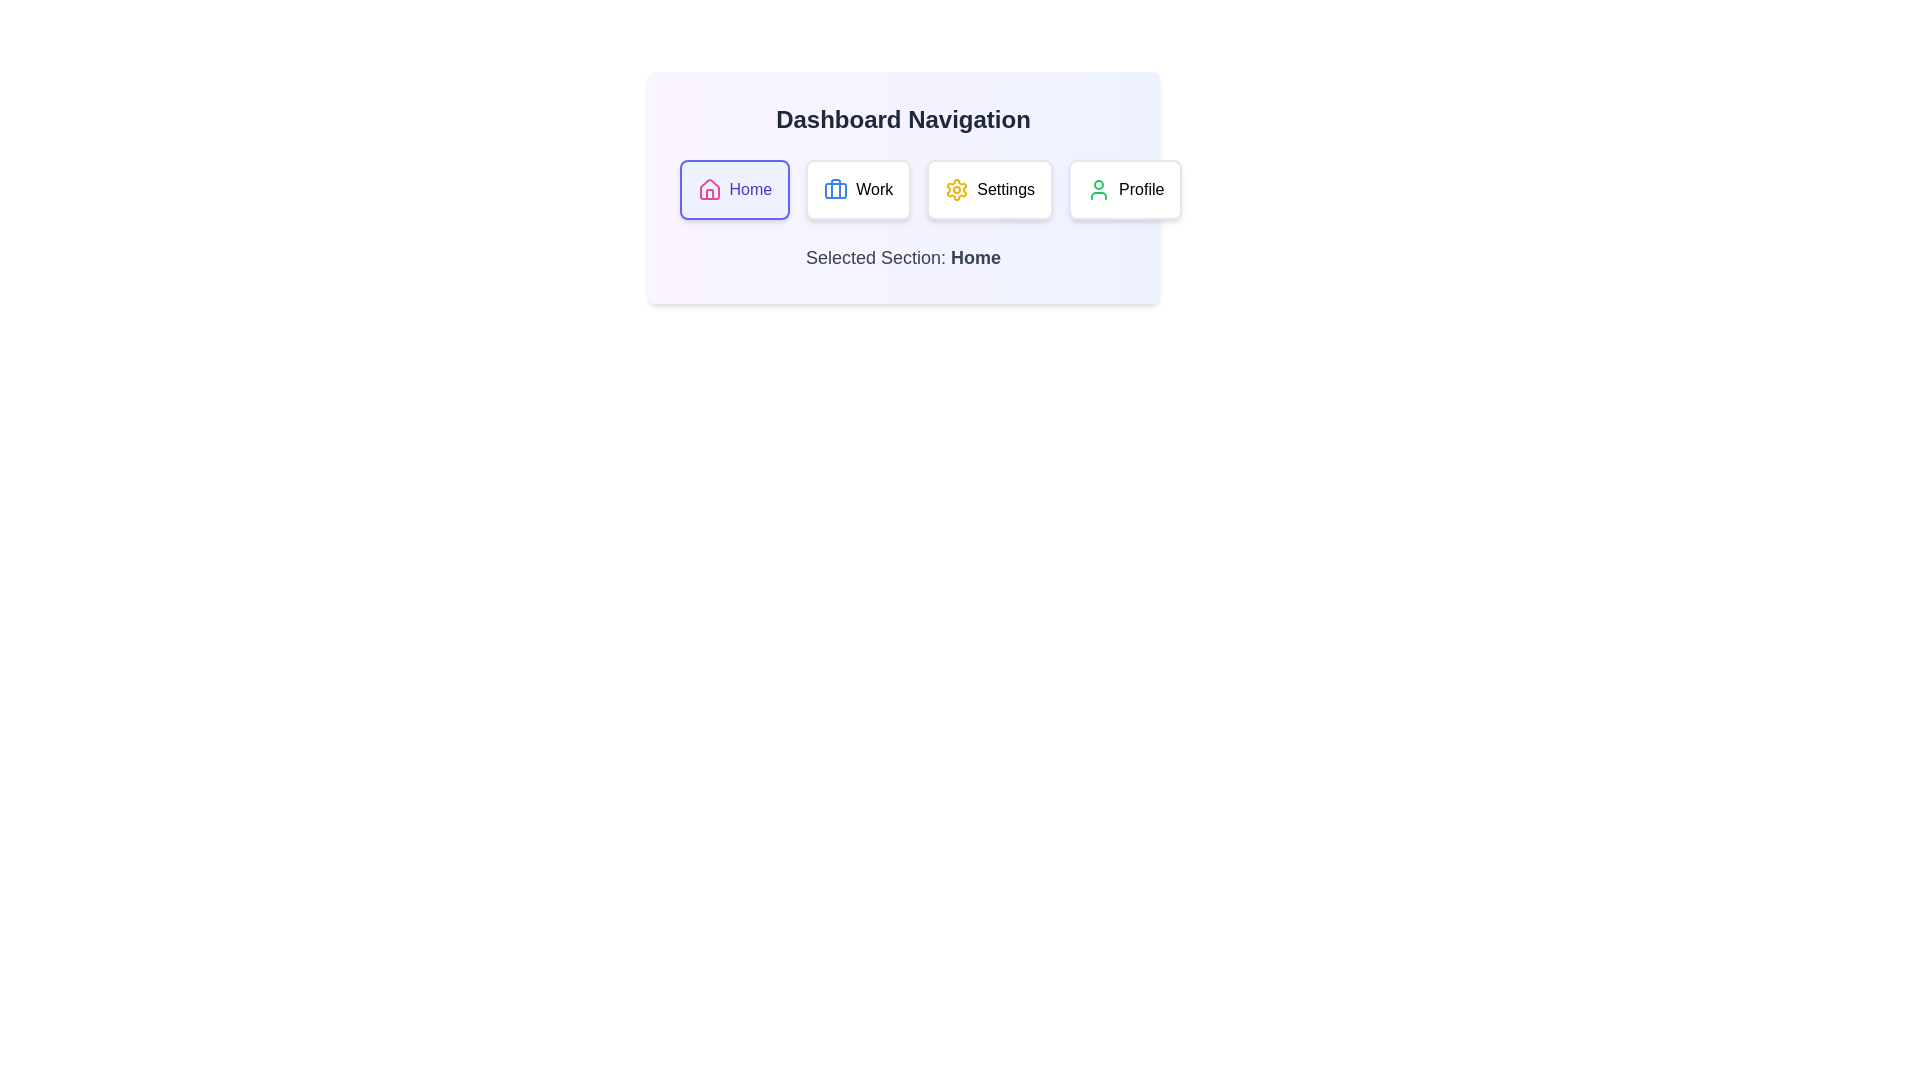 This screenshot has height=1080, width=1920. Describe the element at coordinates (1006, 189) in the screenshot. I see `the 'Settings' text label, which is styled with a medium font weight and positioned next to a gear-shaped icon in the navigation bar` at that location.